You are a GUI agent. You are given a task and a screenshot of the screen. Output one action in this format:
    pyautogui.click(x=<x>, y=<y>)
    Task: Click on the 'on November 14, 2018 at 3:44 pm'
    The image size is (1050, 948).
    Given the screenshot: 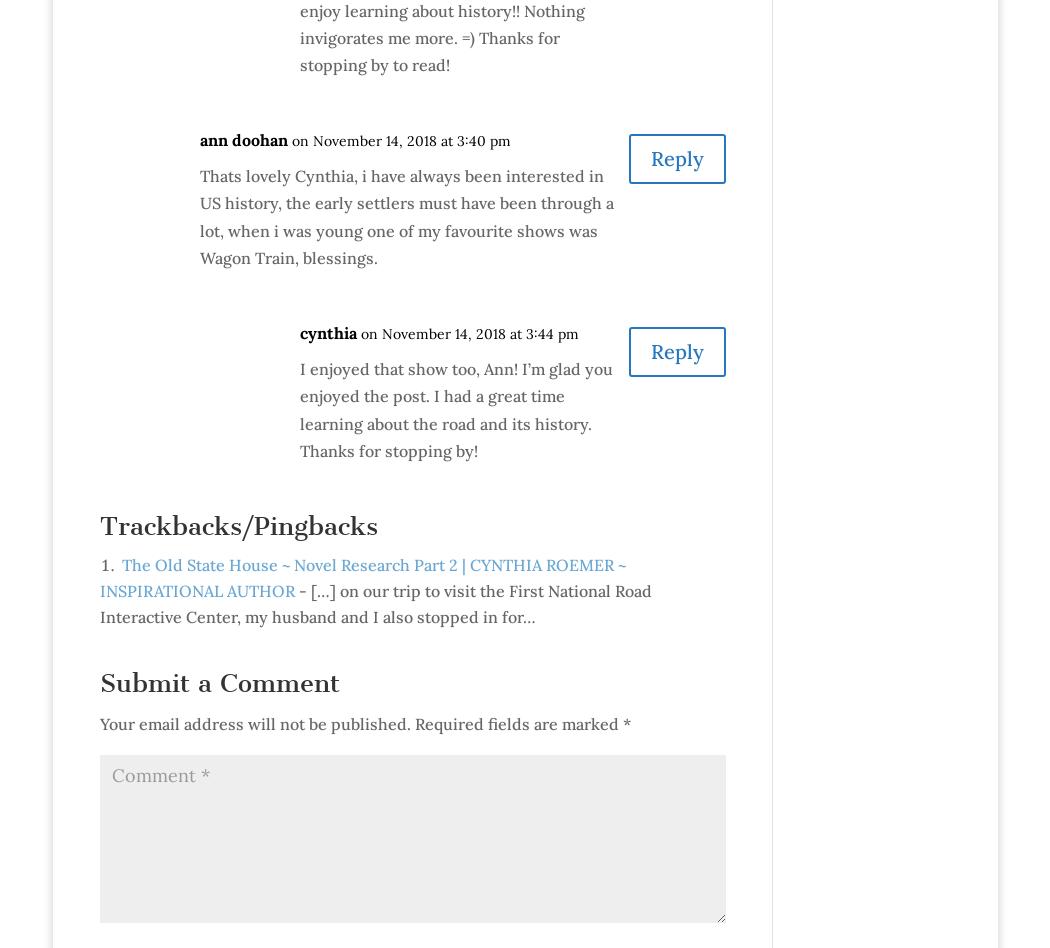 What is the action you would take?
    pyautogui.click(x=359, y=333)
    